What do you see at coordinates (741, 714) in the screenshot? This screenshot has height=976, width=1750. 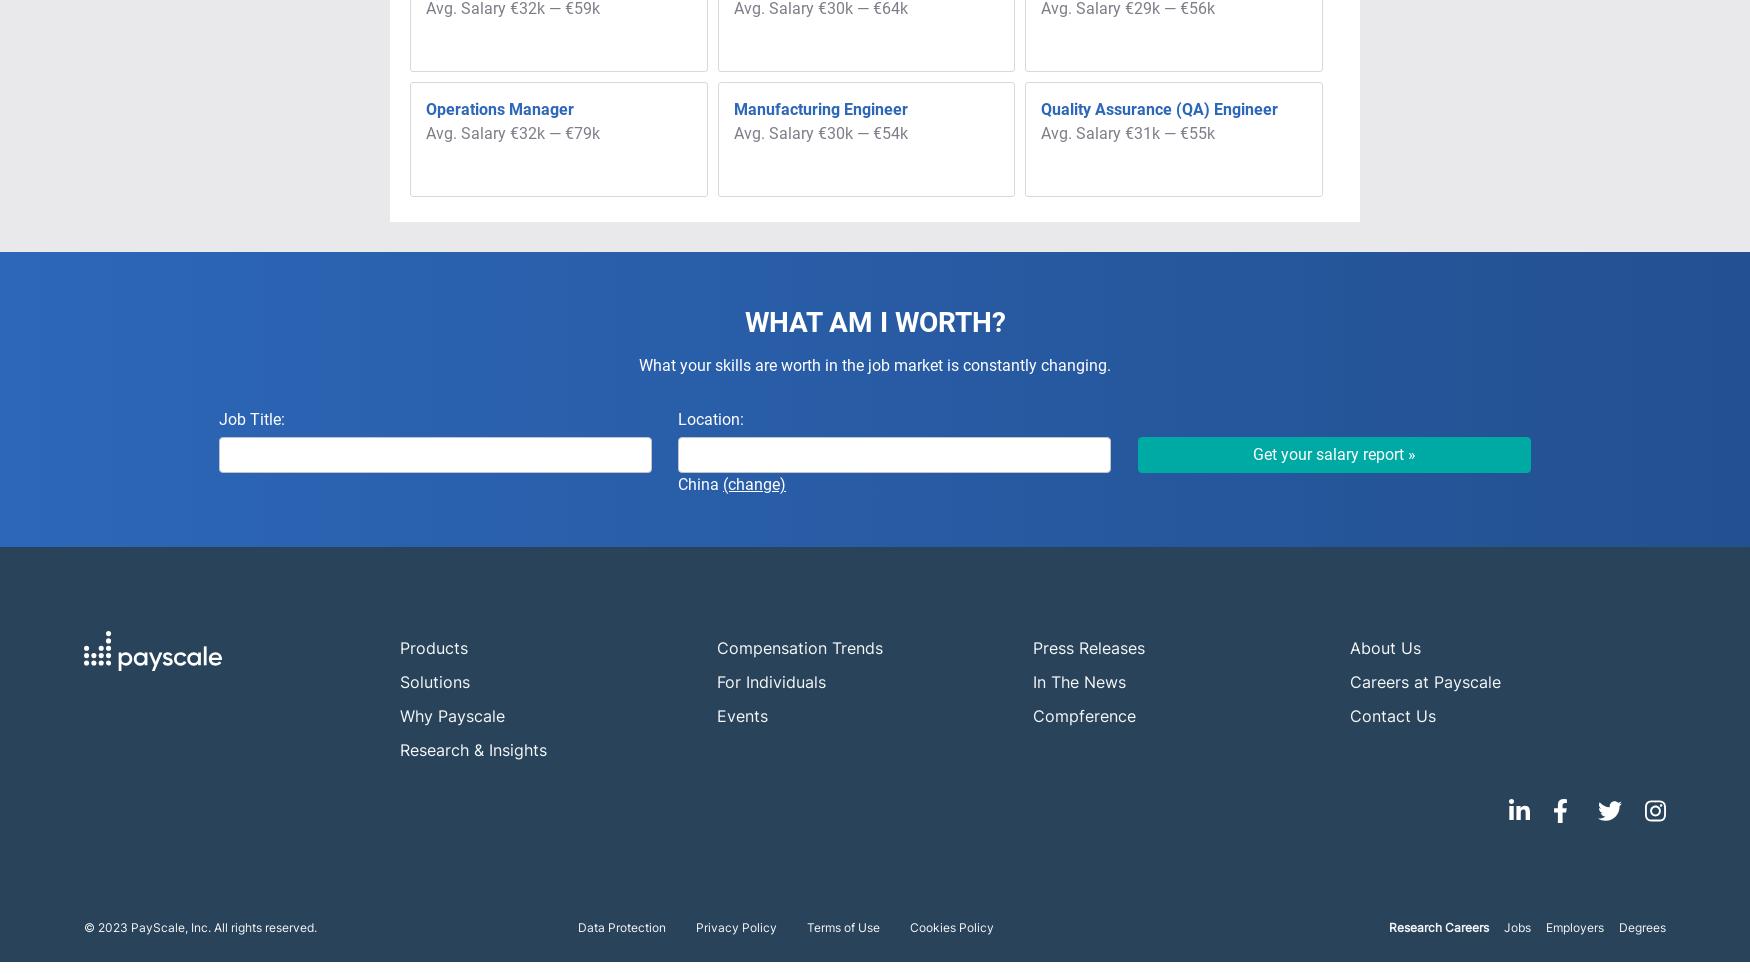 I see `'Events'` at bounding box center [741, 714].